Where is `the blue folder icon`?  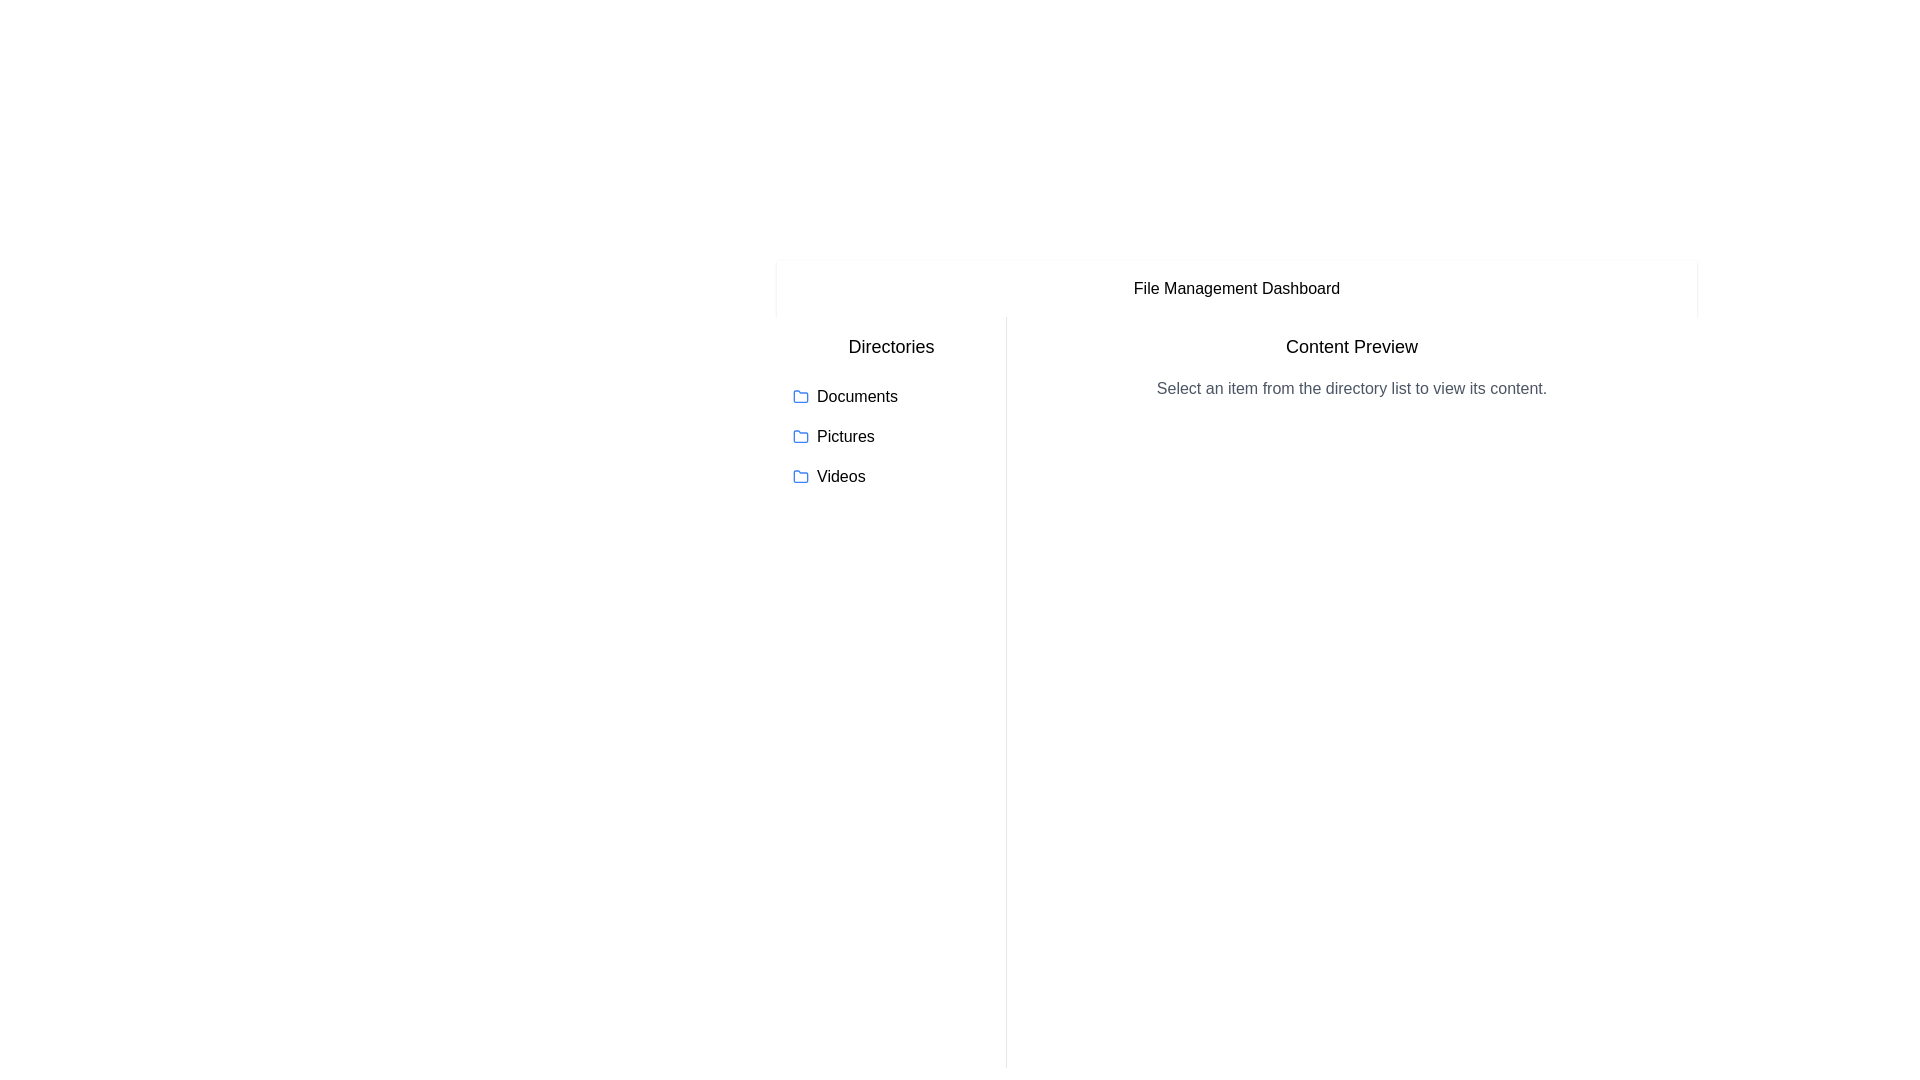 the blue folder icon is located at coordinates (801, 396).